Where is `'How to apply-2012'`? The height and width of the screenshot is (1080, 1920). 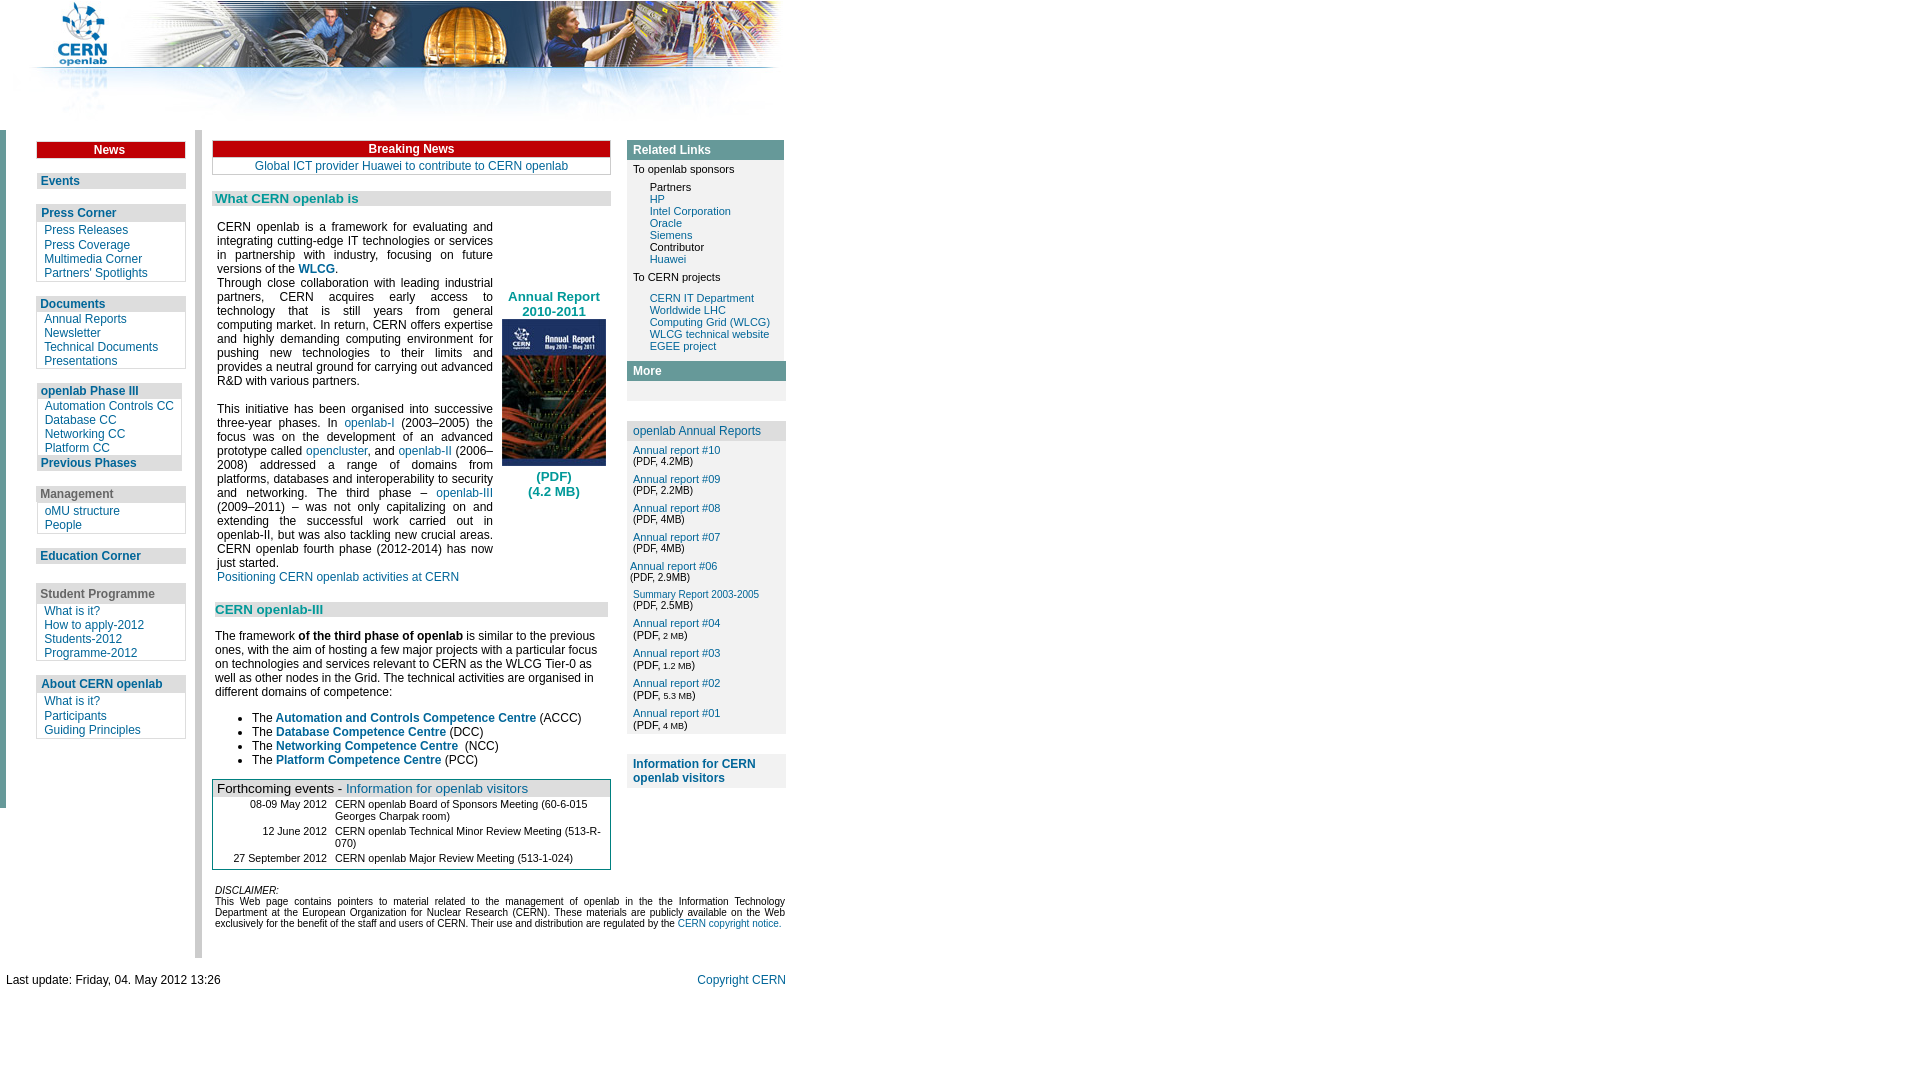
'How to apply-2012' is located at coordinates (93, 623).